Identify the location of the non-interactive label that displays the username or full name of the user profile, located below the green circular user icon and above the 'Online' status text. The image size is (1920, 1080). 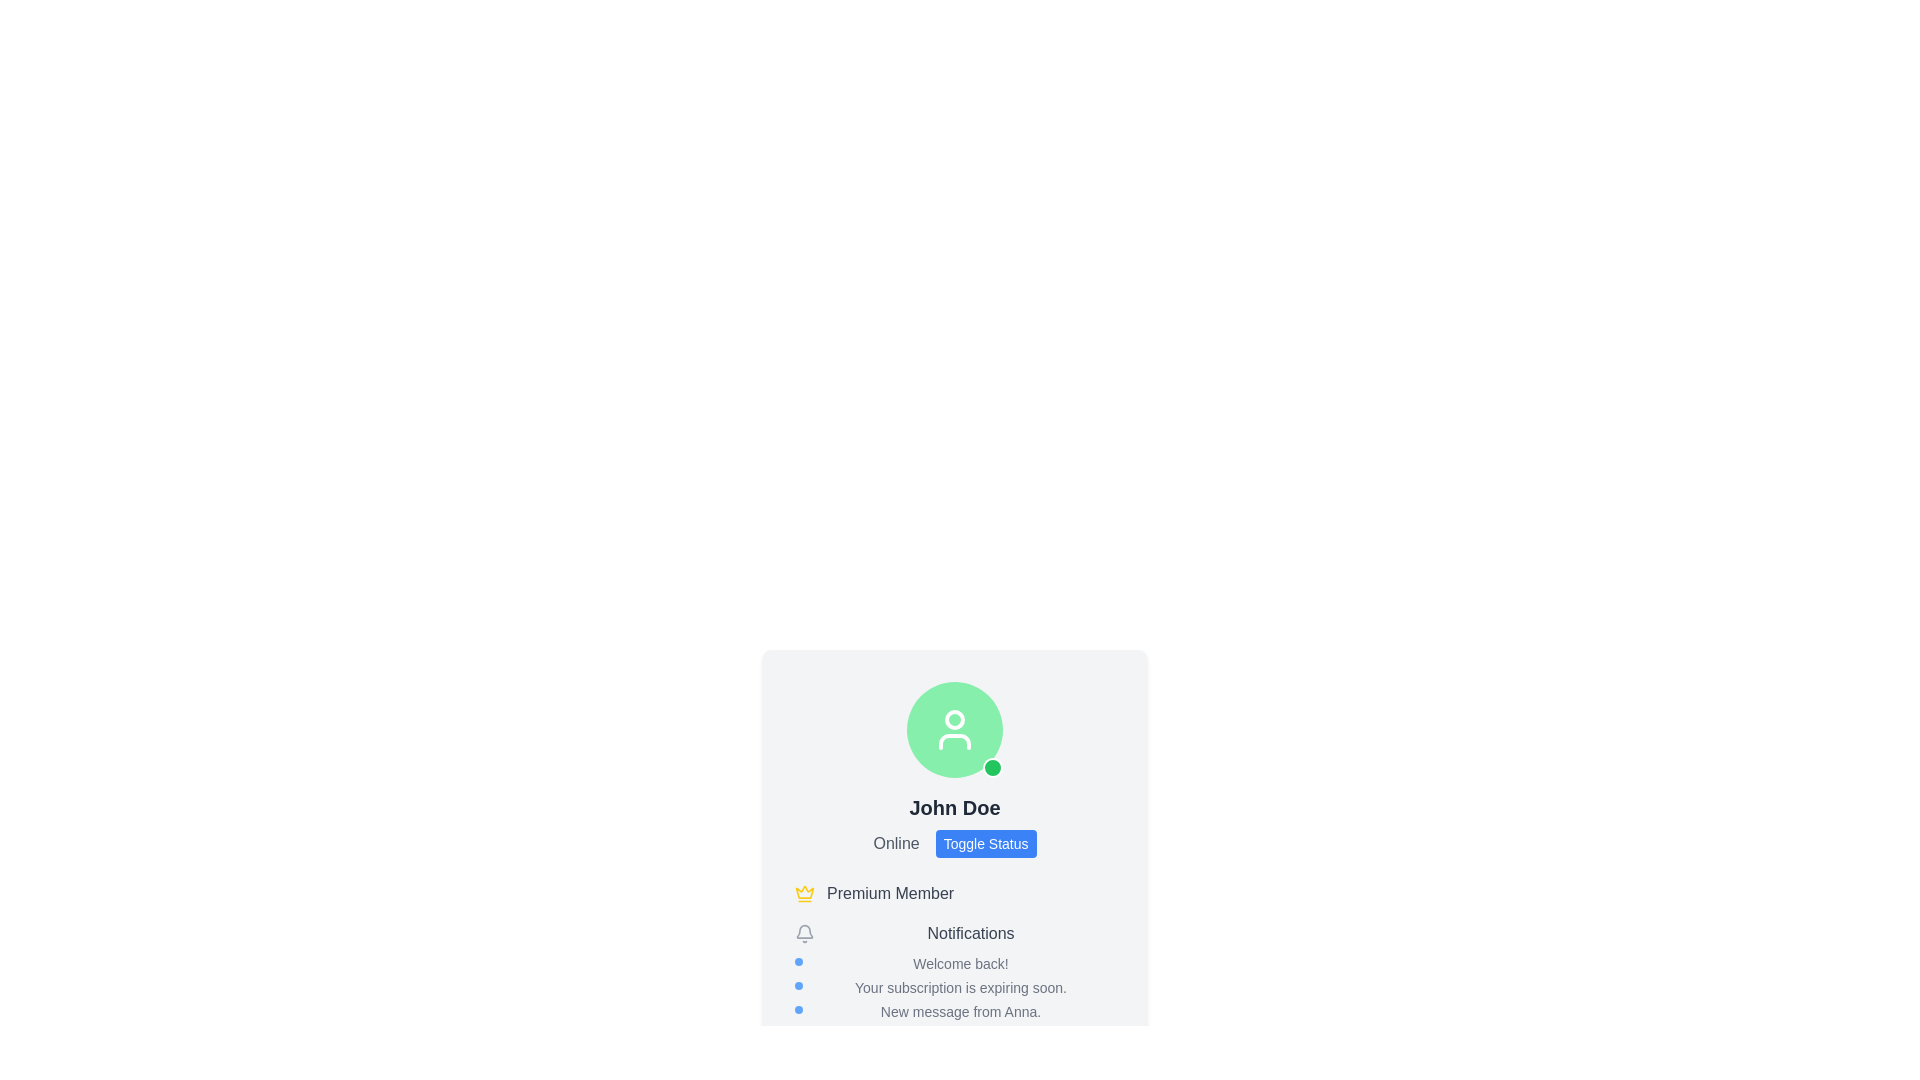
(954, 806).